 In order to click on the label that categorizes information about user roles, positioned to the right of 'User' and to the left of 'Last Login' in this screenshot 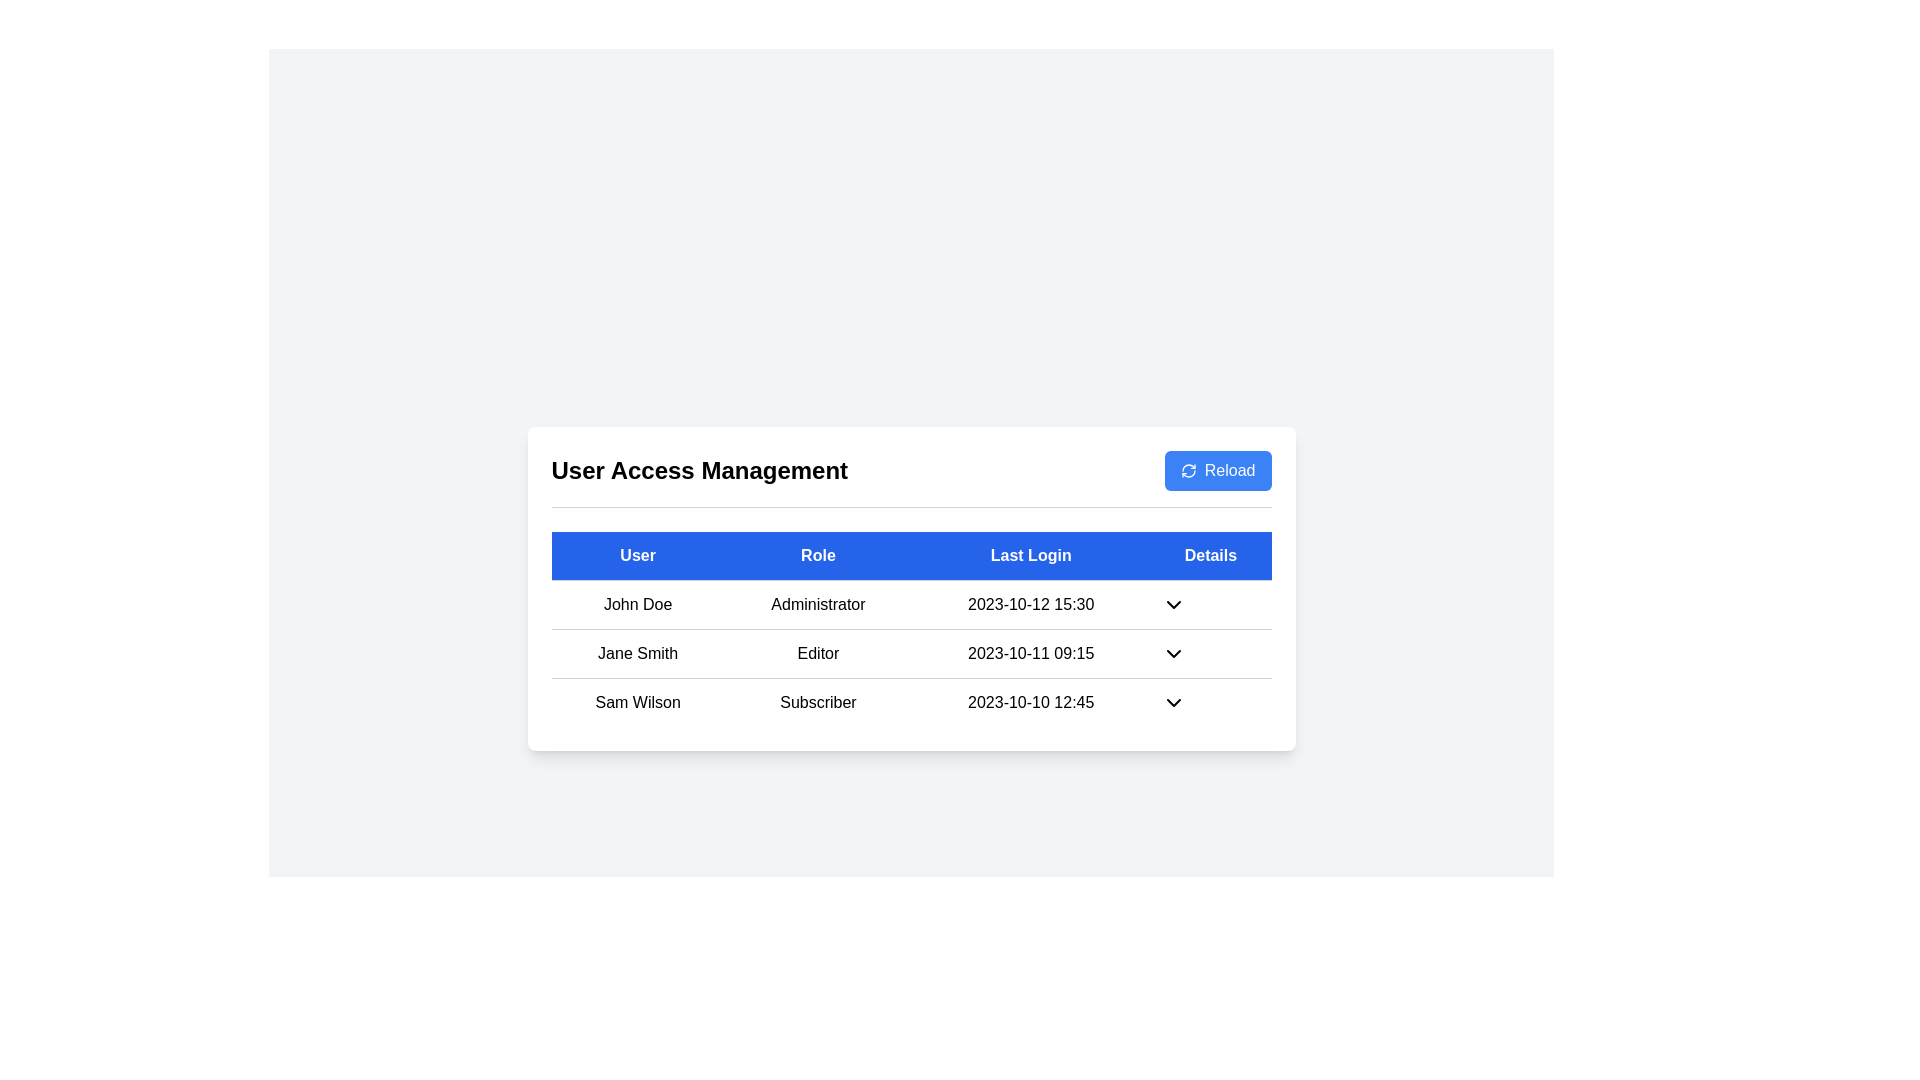, I will do `click(818, 556)`.